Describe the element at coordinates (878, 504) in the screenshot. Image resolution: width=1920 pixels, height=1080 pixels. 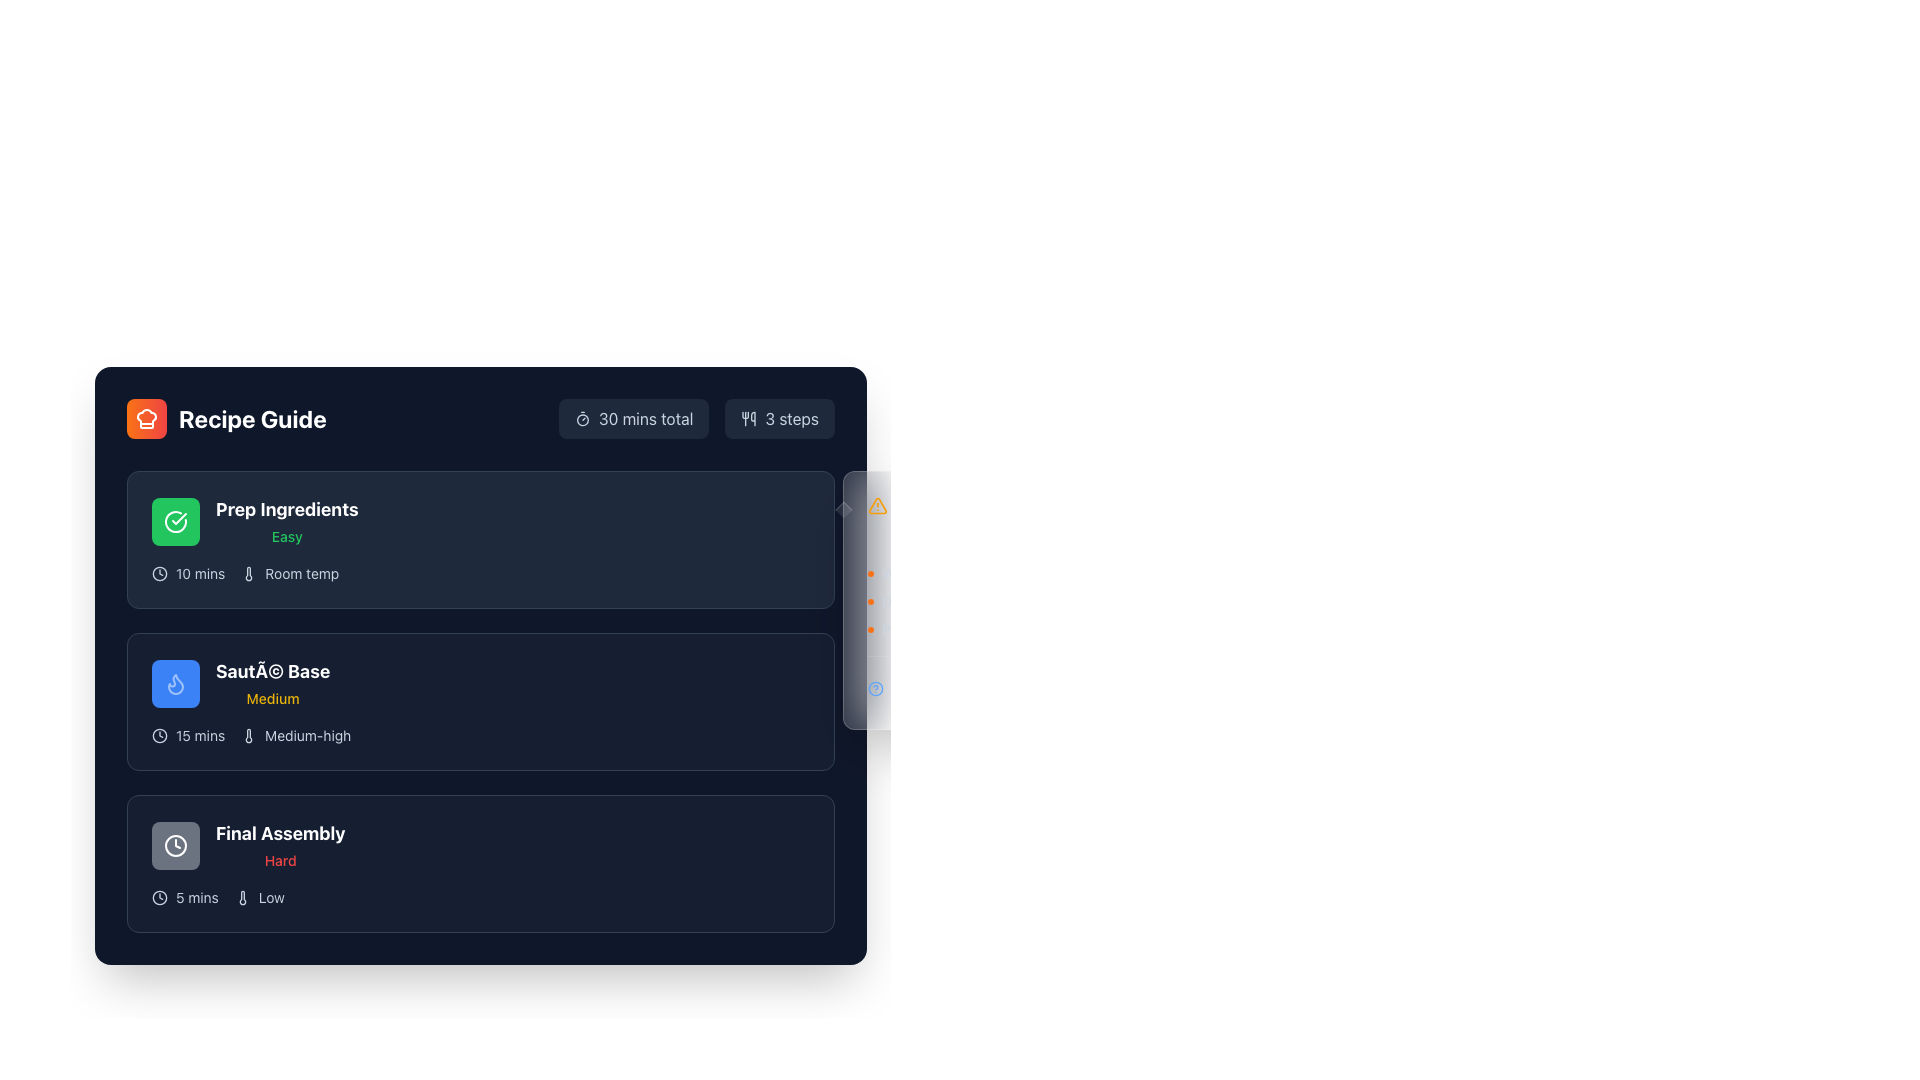
I see `the warning or alert icon located near the text 'Ensure ingredients are fresh' within the task item description block` at that location.